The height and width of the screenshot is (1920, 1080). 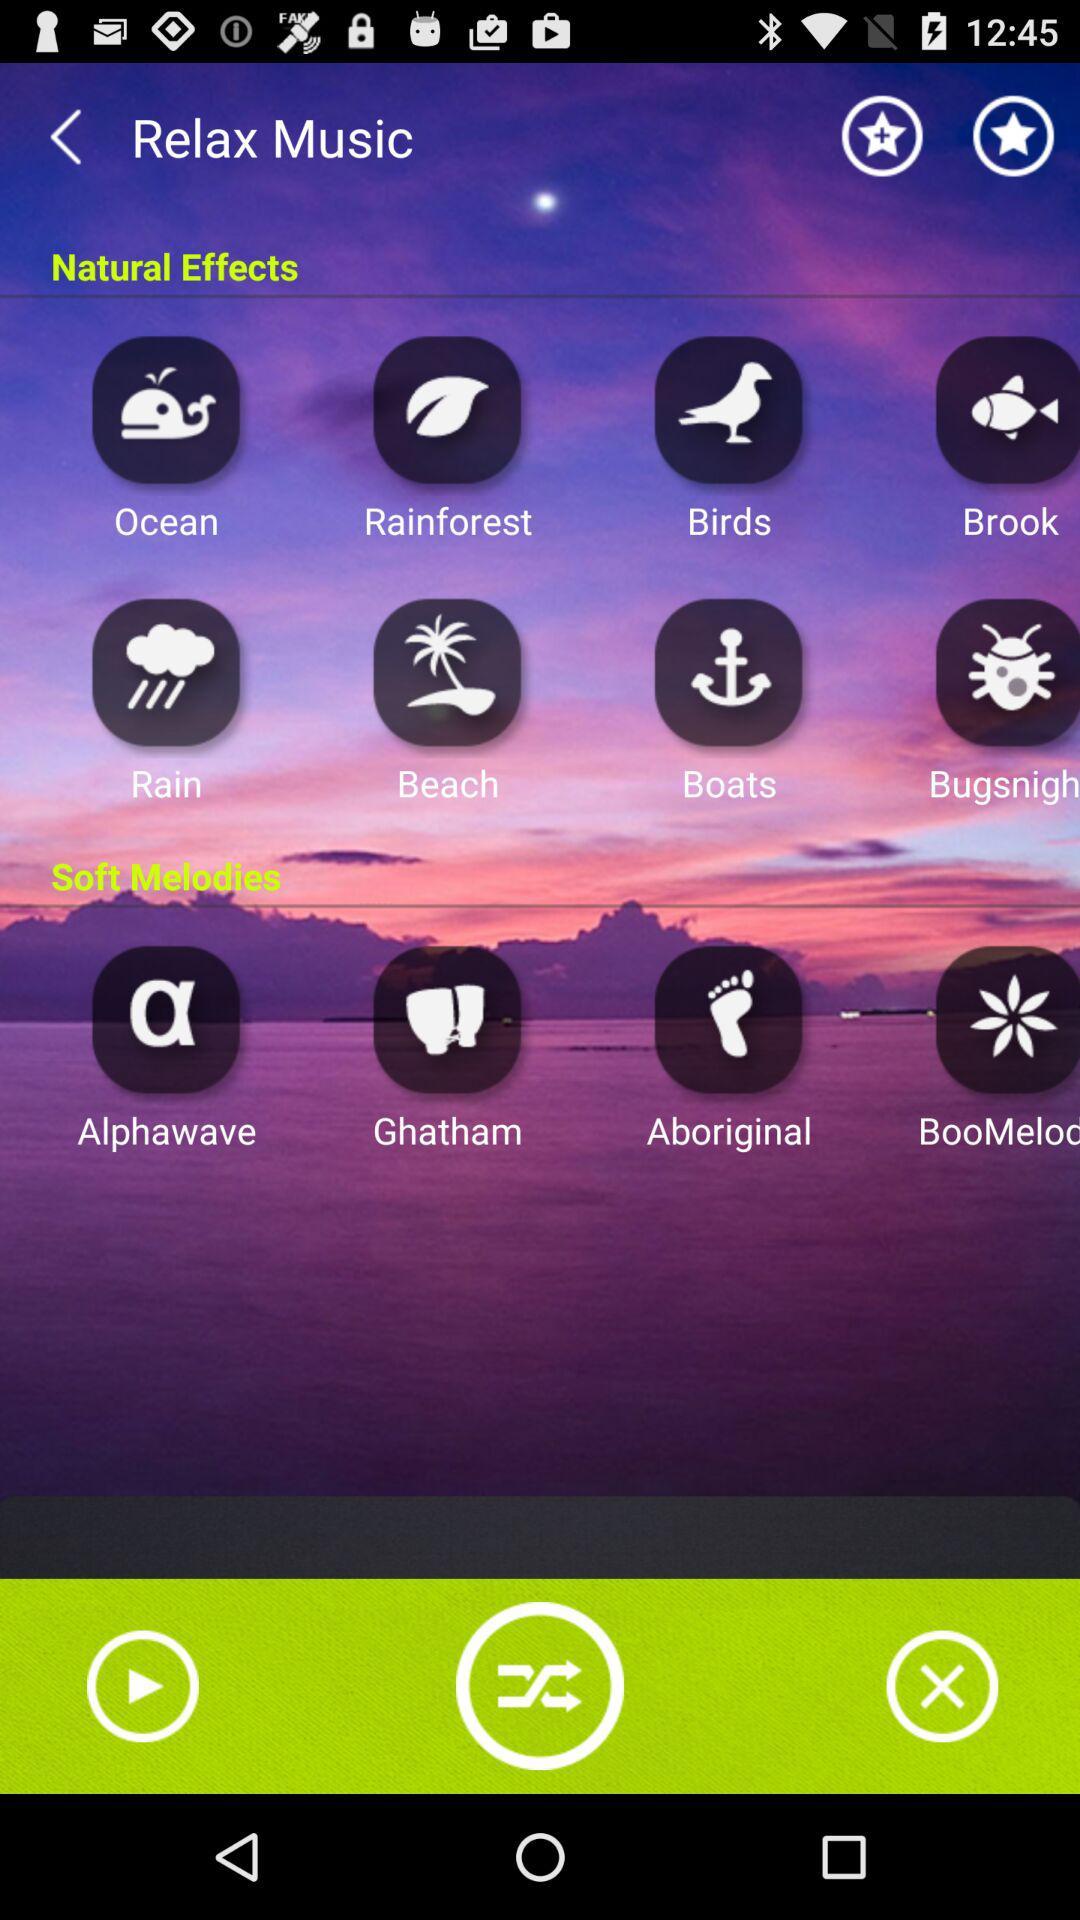 I want to click on to take the ghatham, so click(x=447, y=1018).